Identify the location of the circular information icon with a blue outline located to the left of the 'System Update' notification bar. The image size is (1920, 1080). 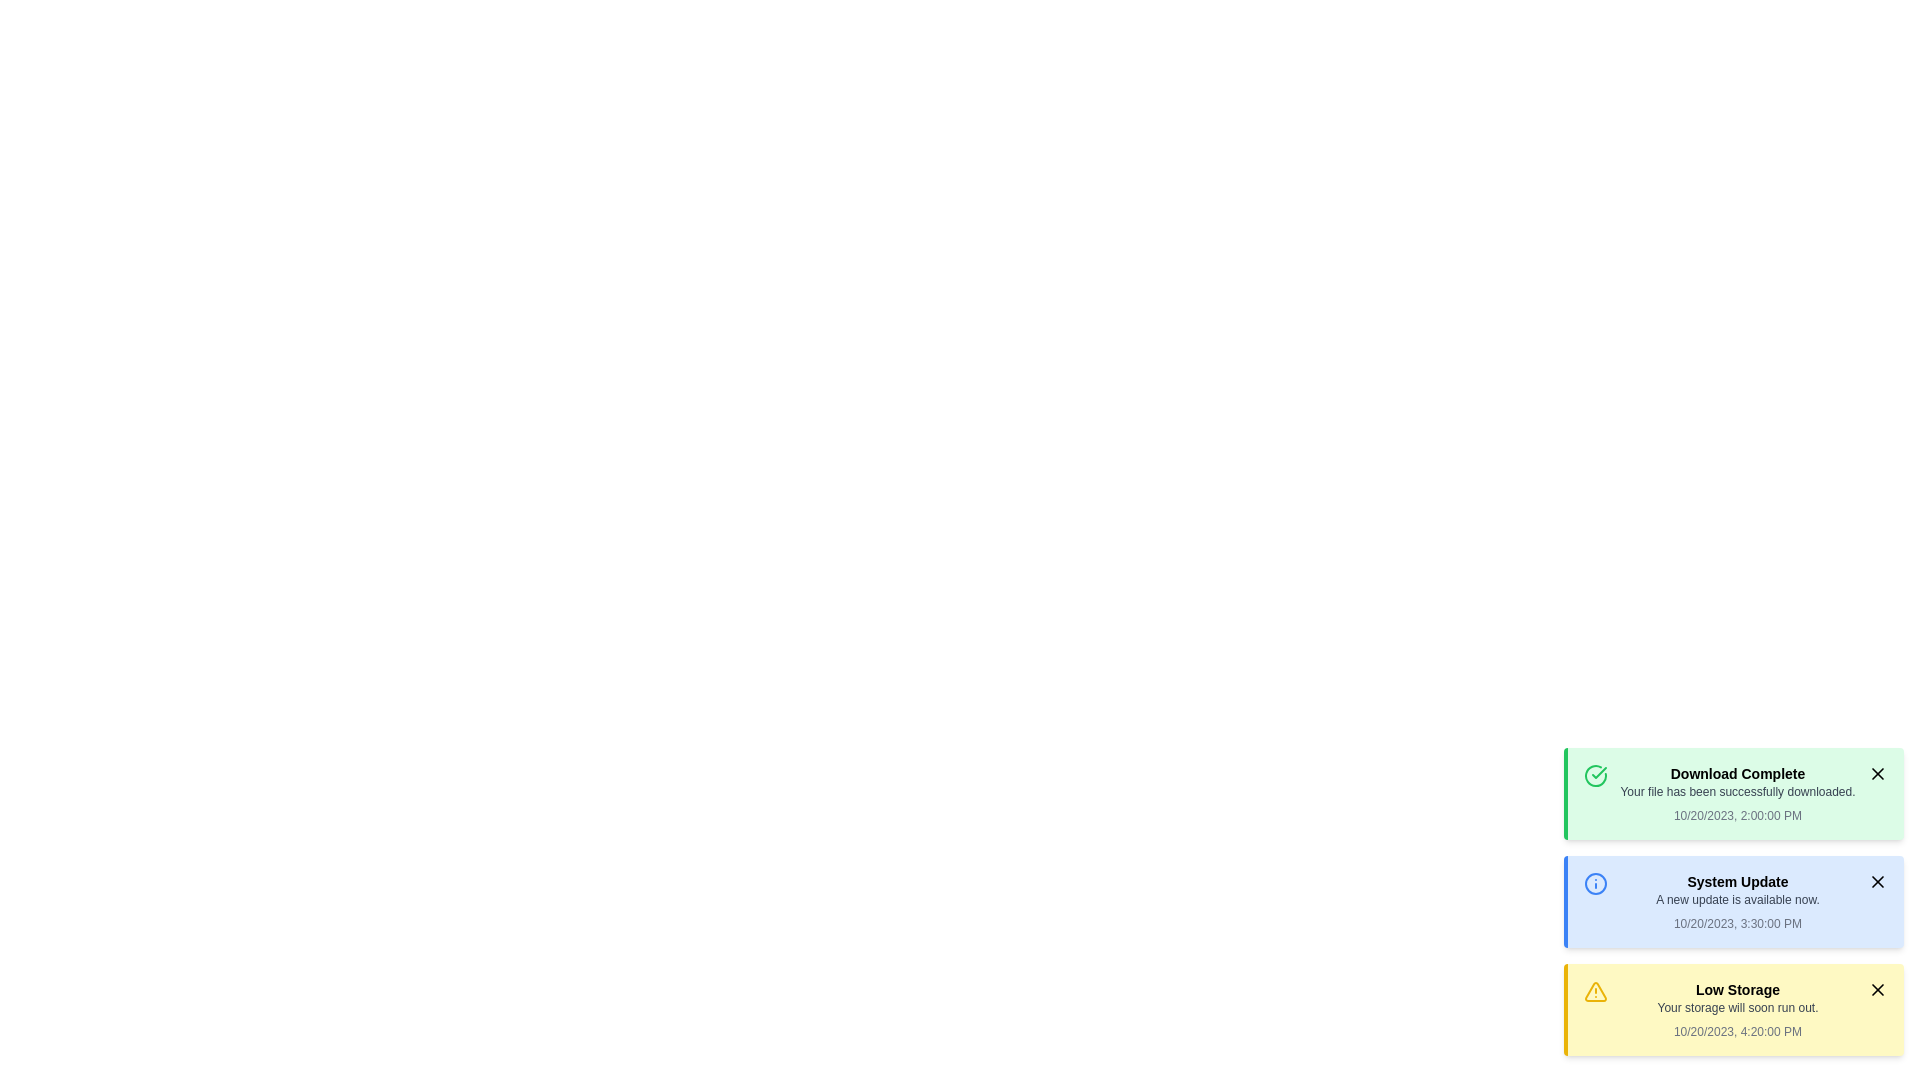
(1595, 882).